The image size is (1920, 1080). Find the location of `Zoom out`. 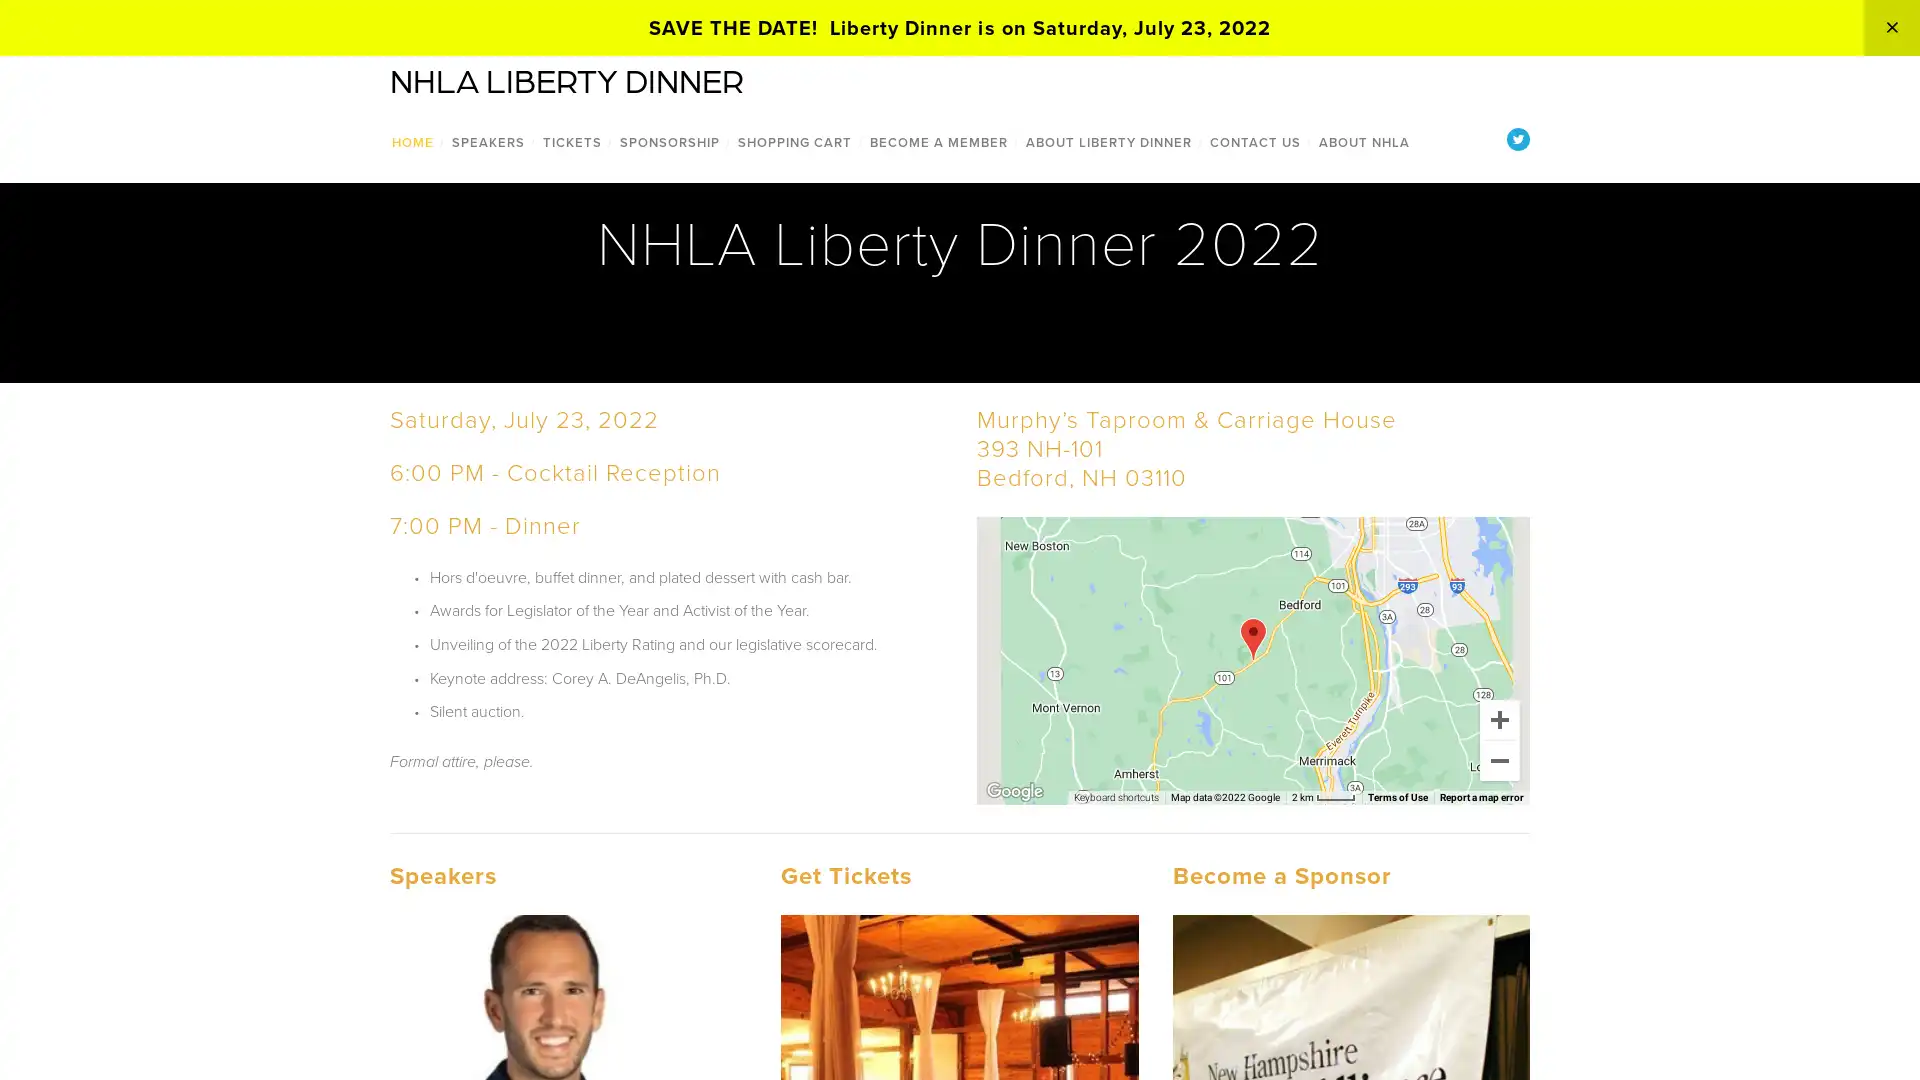

Zoom out is located at coordinates (1499, 759).